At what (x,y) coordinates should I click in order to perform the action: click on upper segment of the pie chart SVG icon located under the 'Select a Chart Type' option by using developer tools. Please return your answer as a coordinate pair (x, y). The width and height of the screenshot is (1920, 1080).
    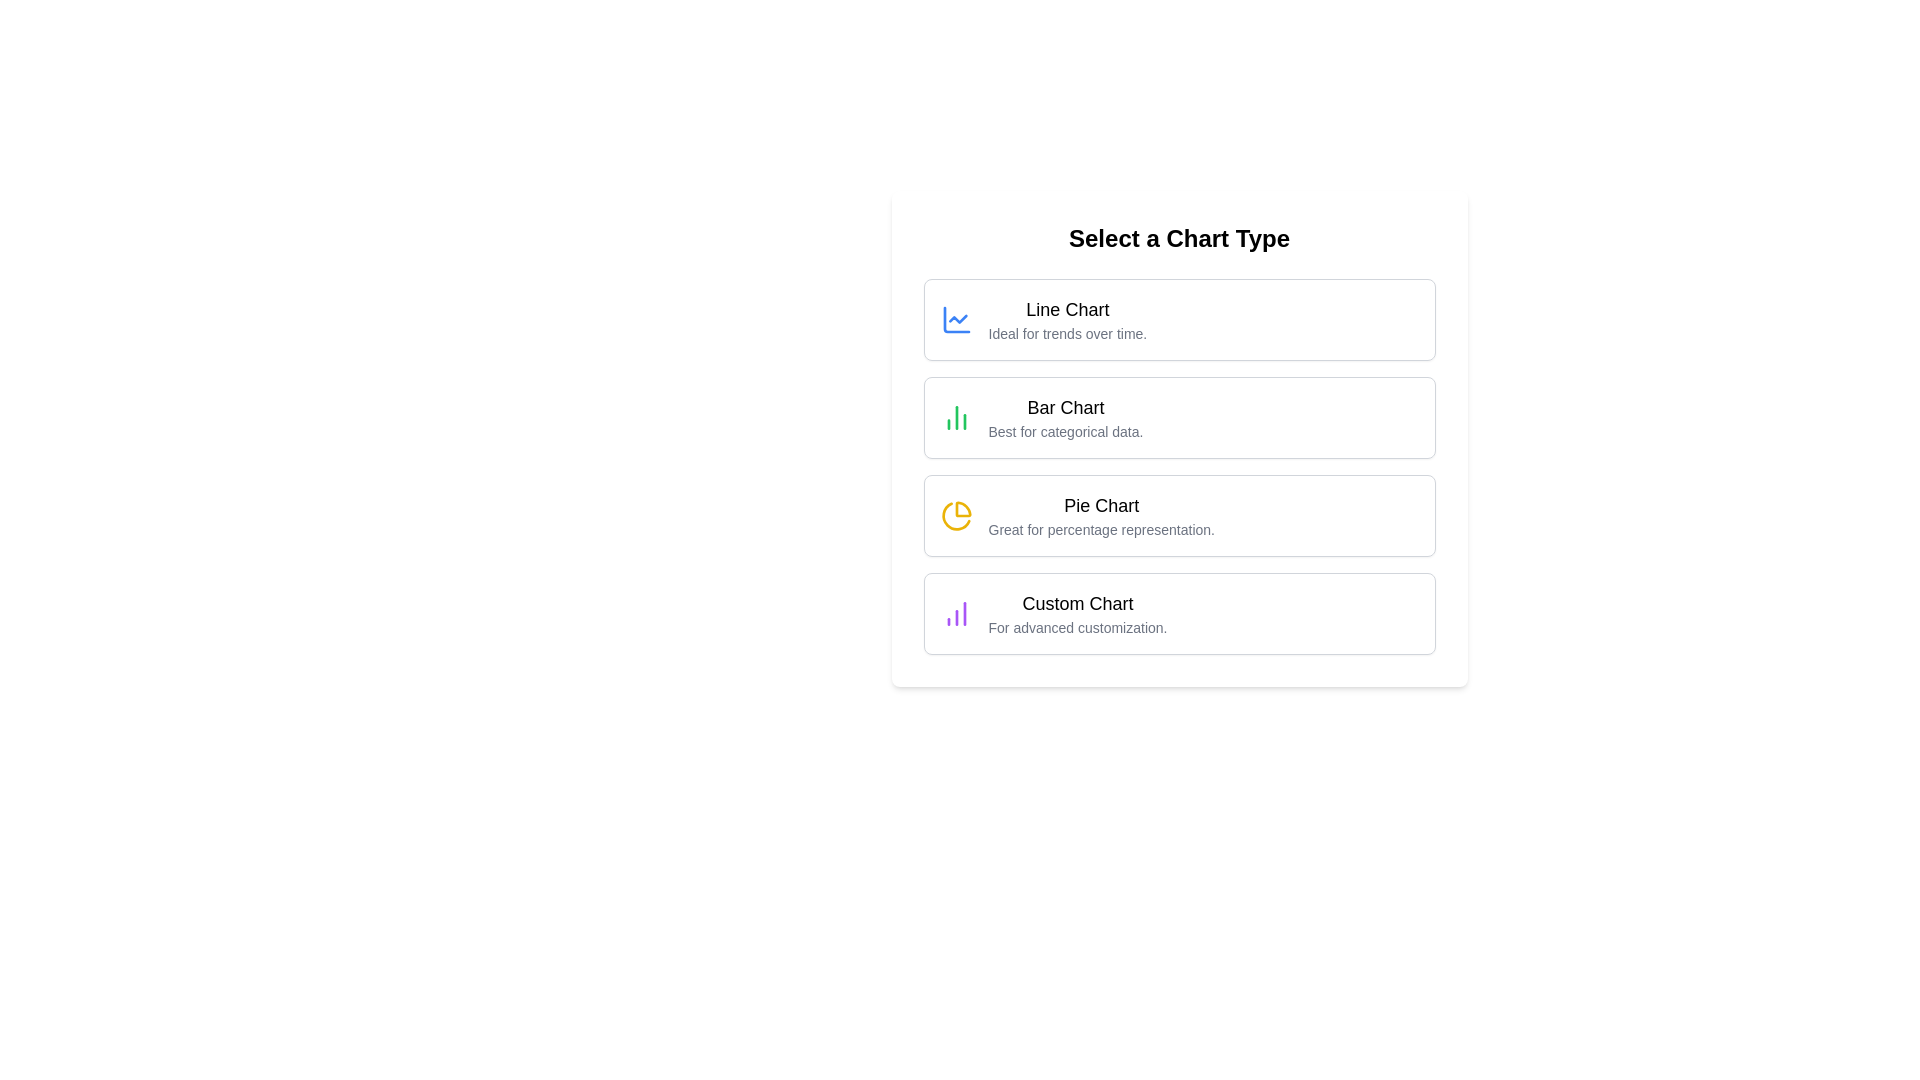
    Looking at the image, I should click on (963, 508).